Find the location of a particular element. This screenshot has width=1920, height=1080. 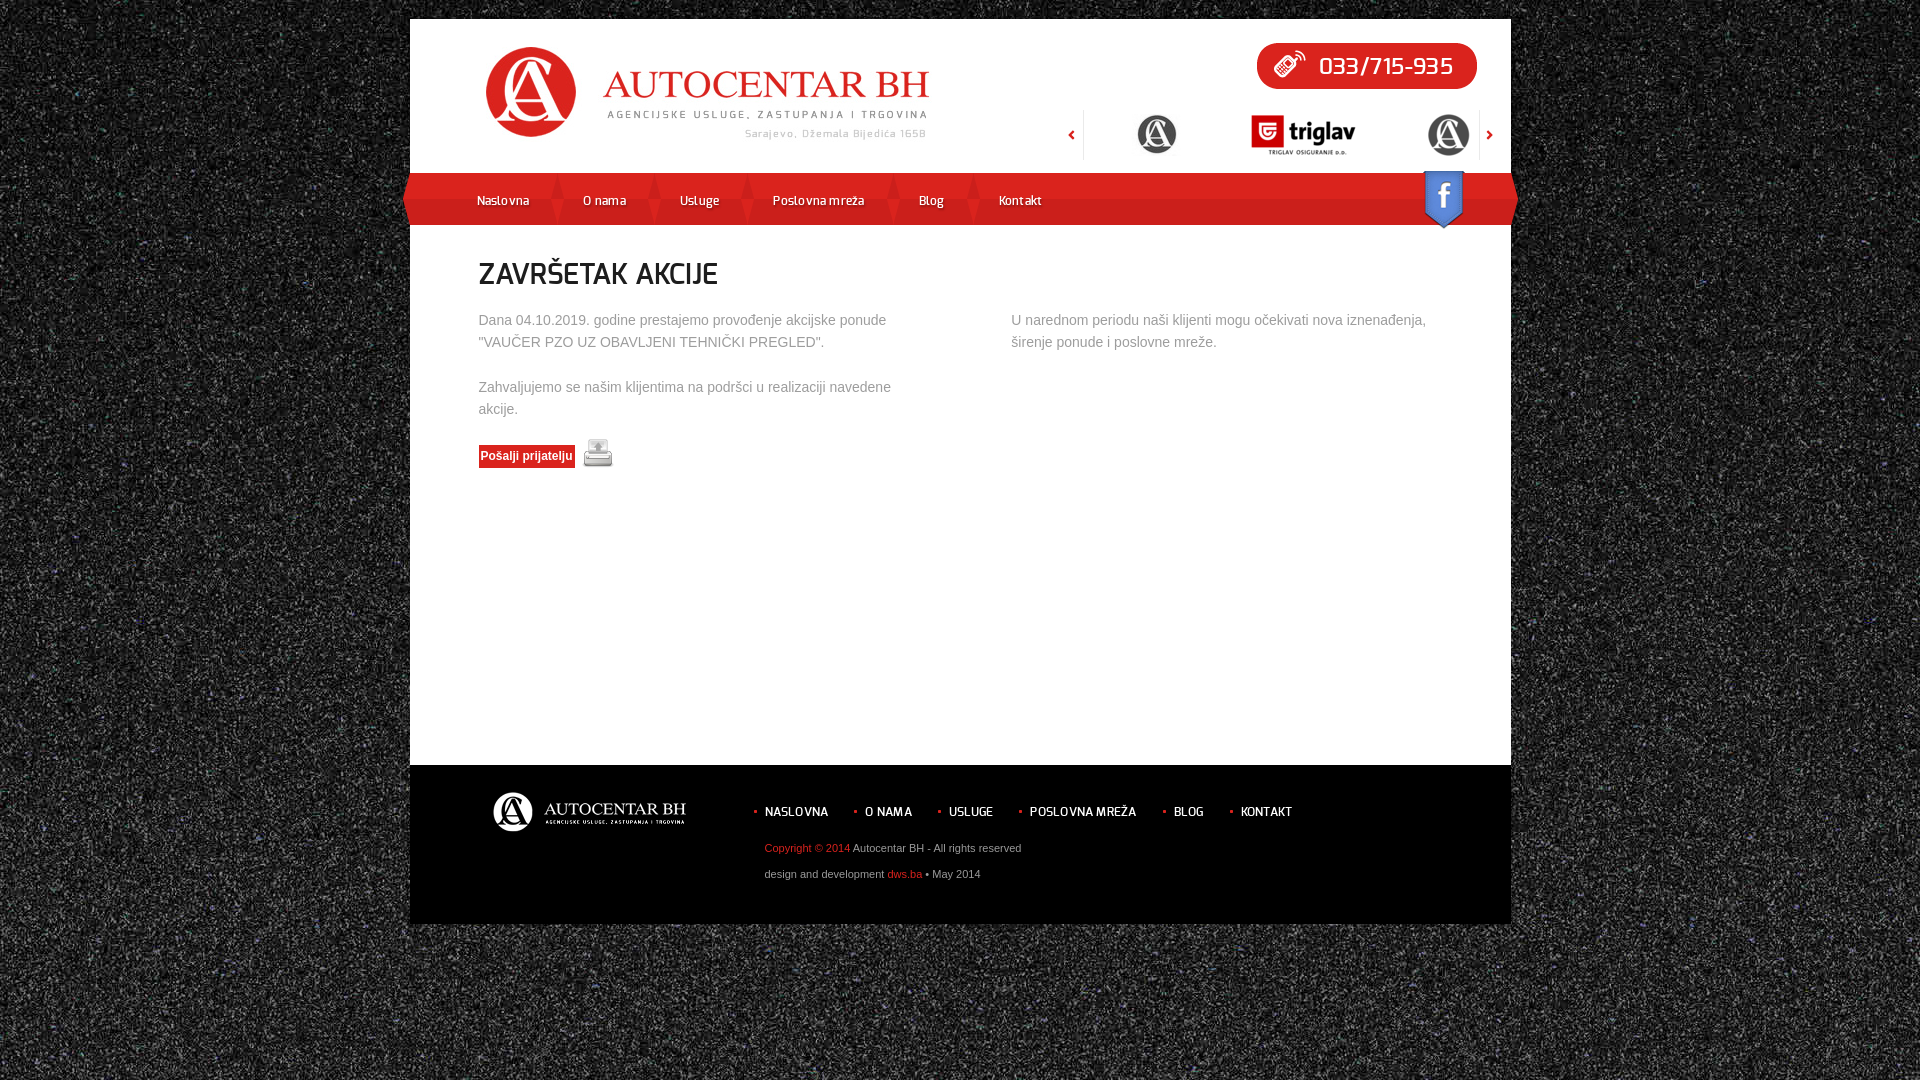

'Next' is located at coordinates (1489, 153).